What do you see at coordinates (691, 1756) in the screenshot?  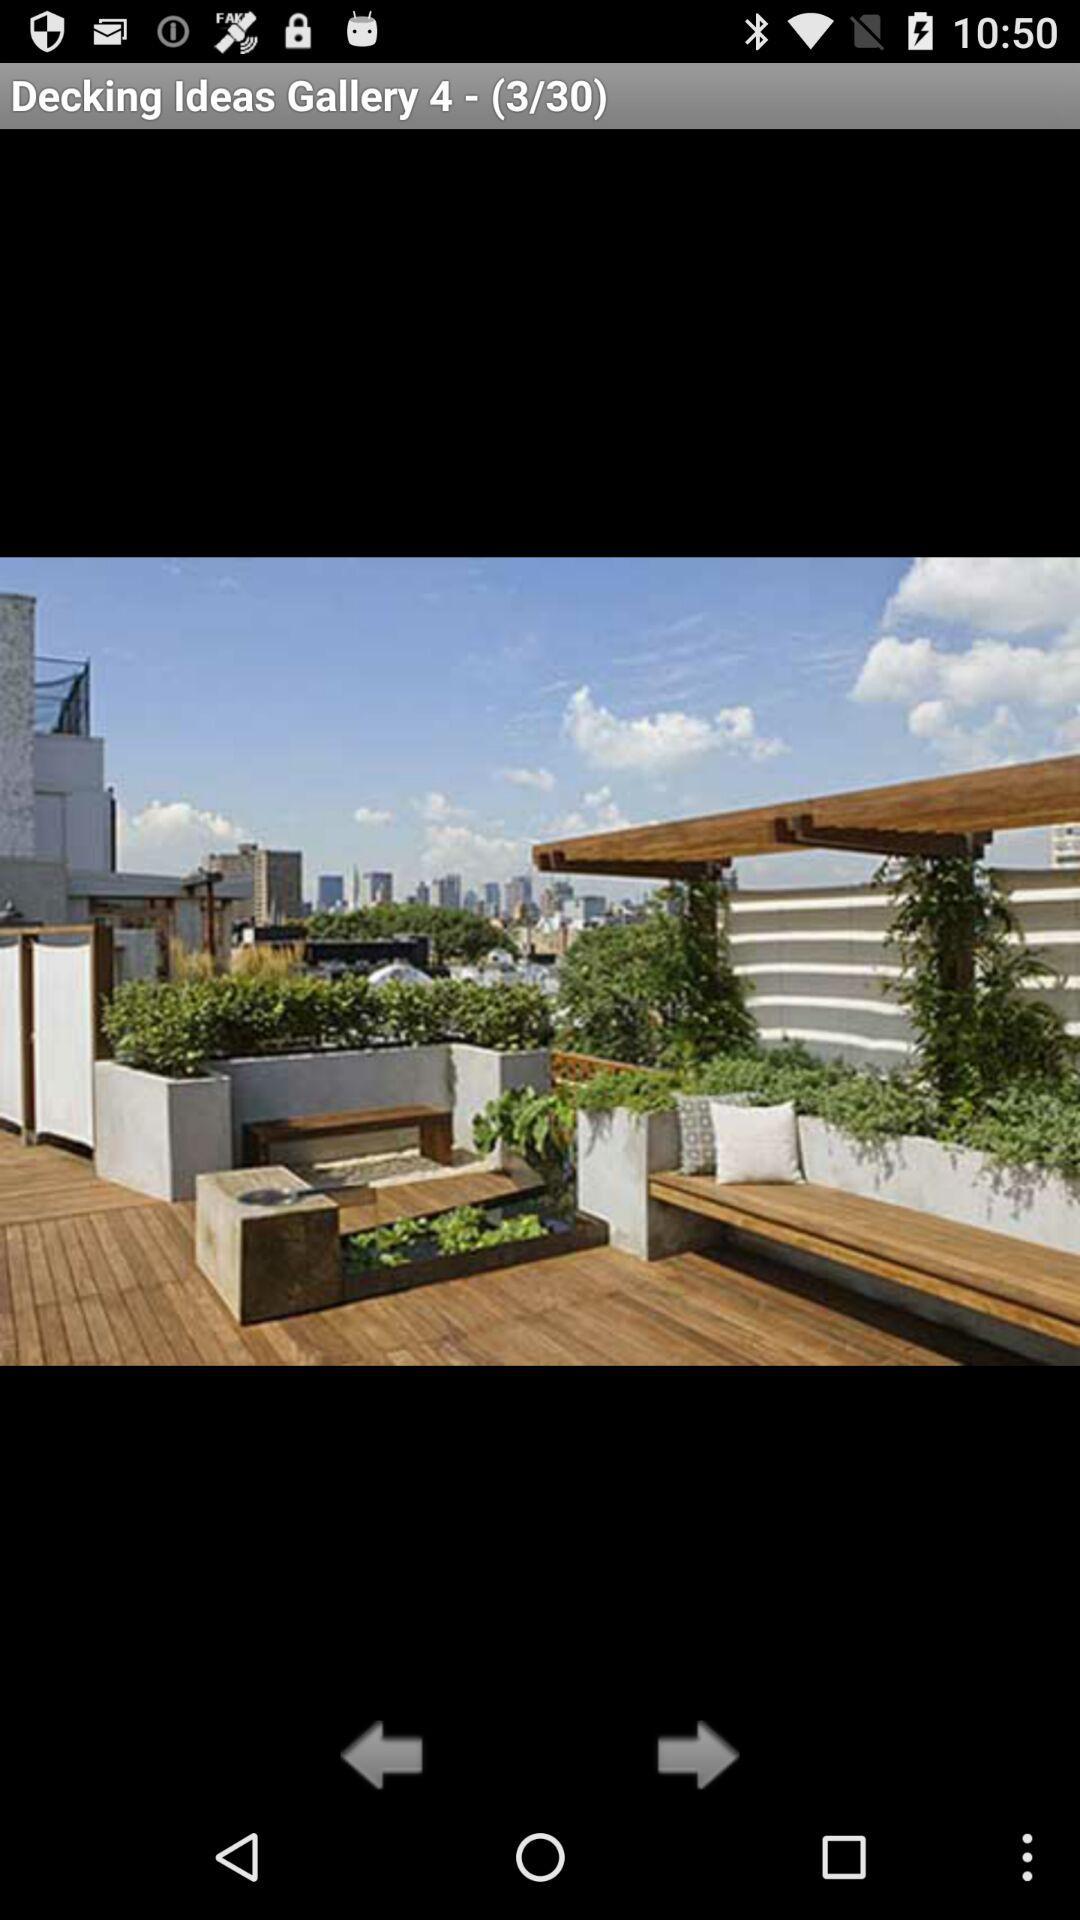 I see `next option` at bounding box center [691, 1756].